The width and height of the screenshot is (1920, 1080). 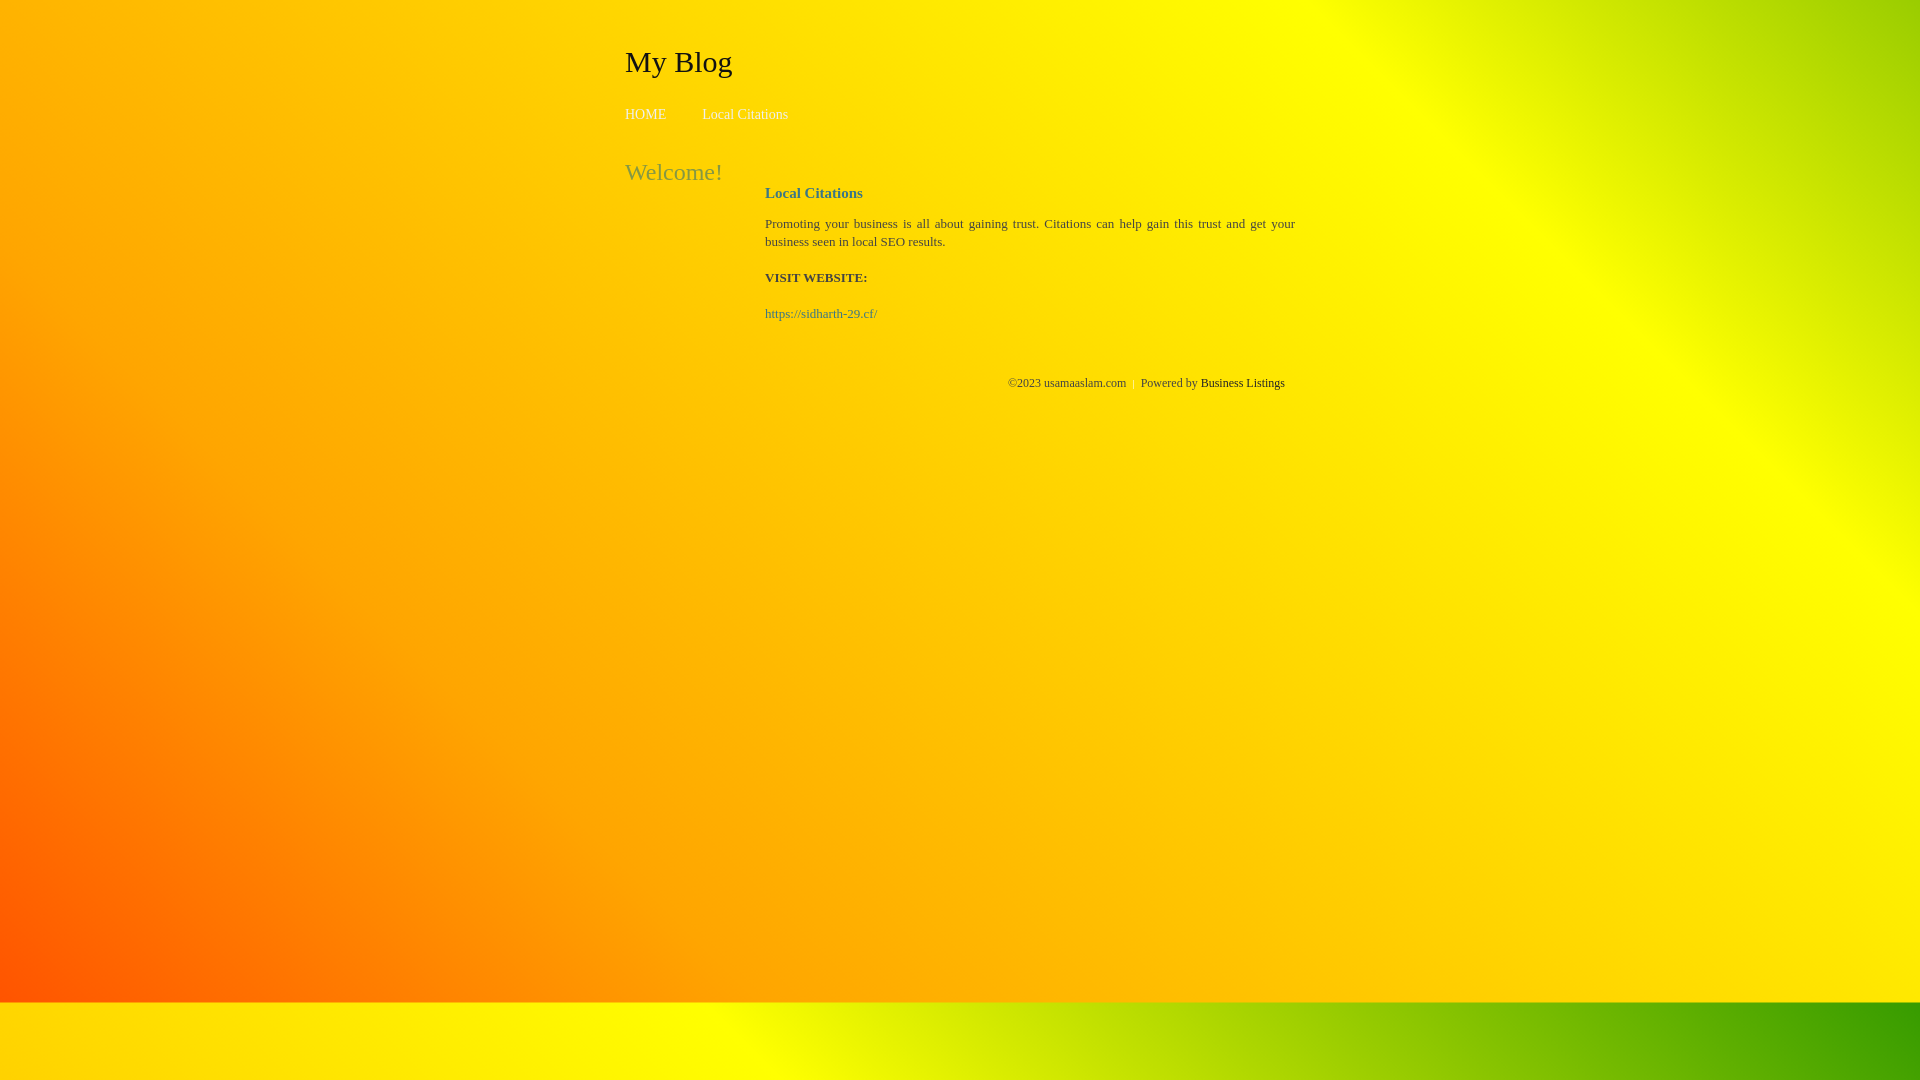 What do you see at coordinates (1242, 382) in the screenshot?
I see `'Business Listings'` at bounding box center [1242, 382].